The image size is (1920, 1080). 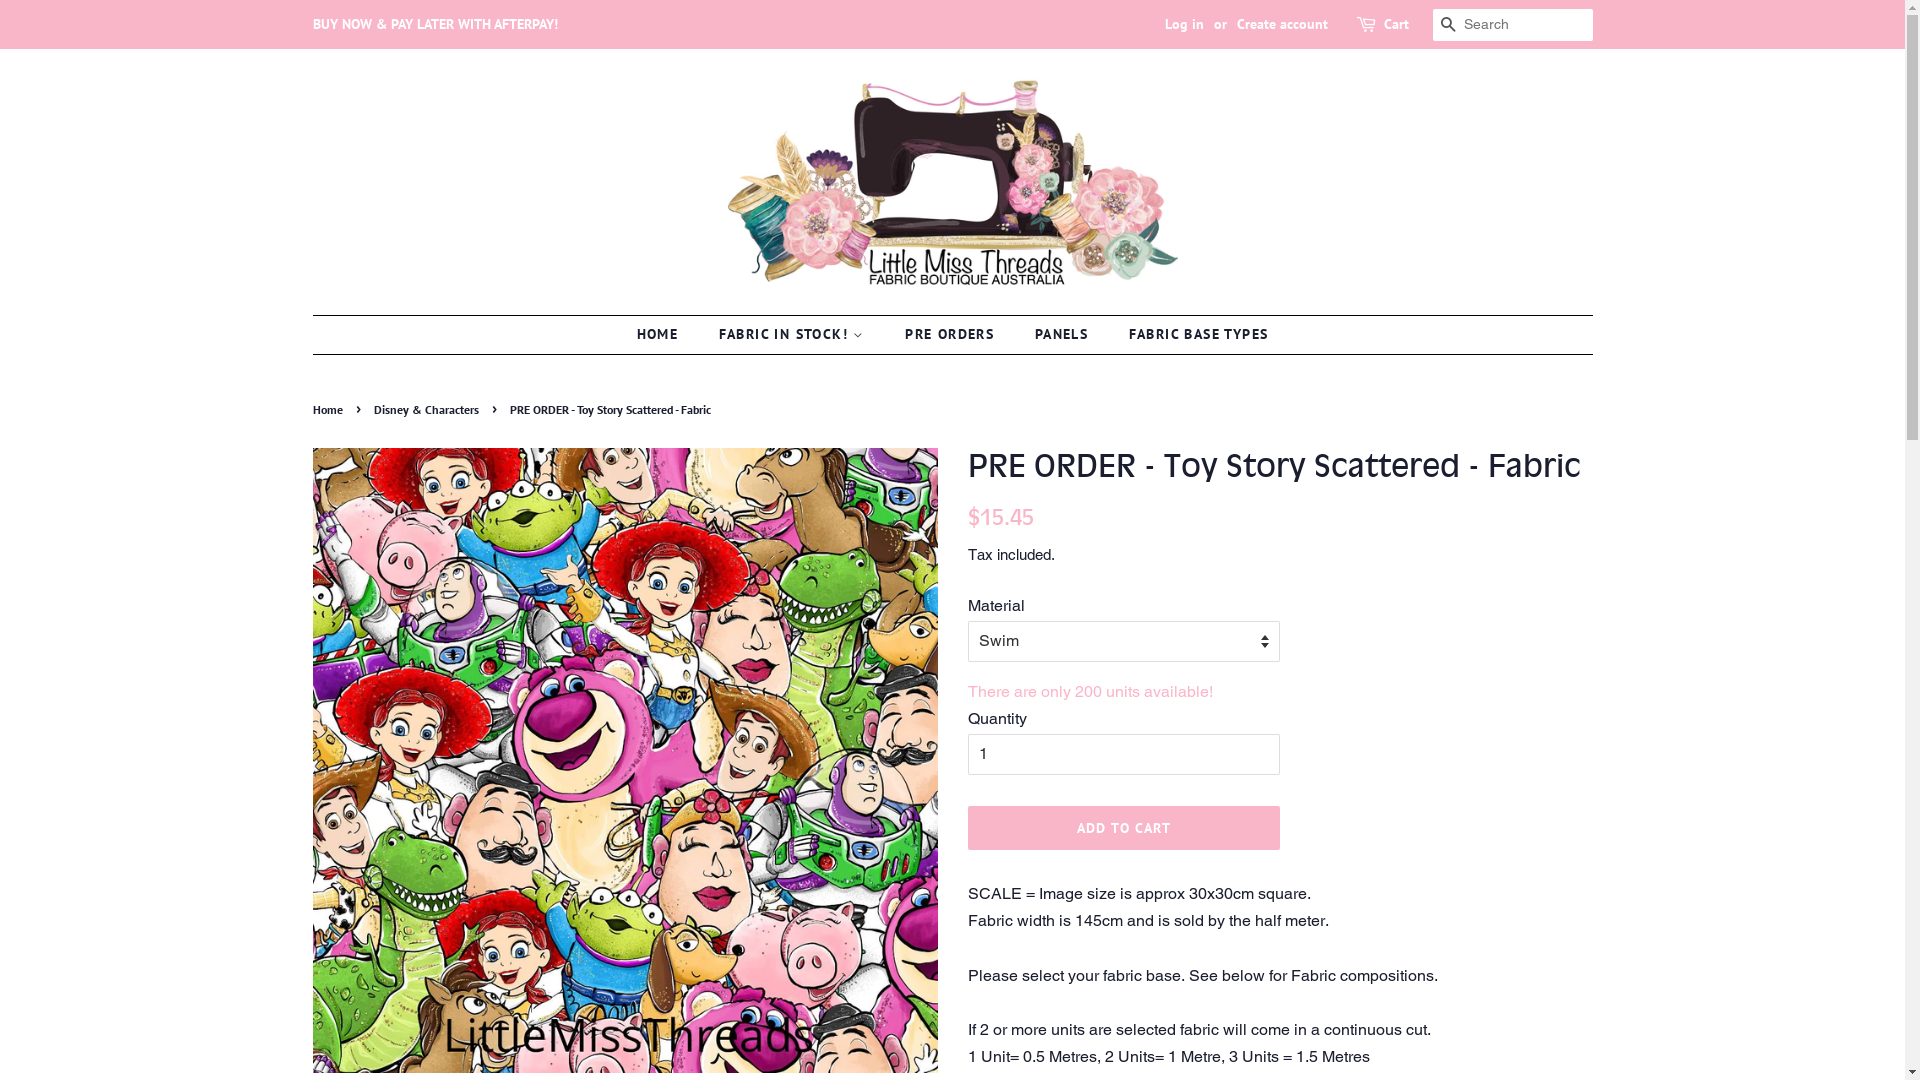 I want to click on 'Disney & Characters', so click(x=374, y=408).